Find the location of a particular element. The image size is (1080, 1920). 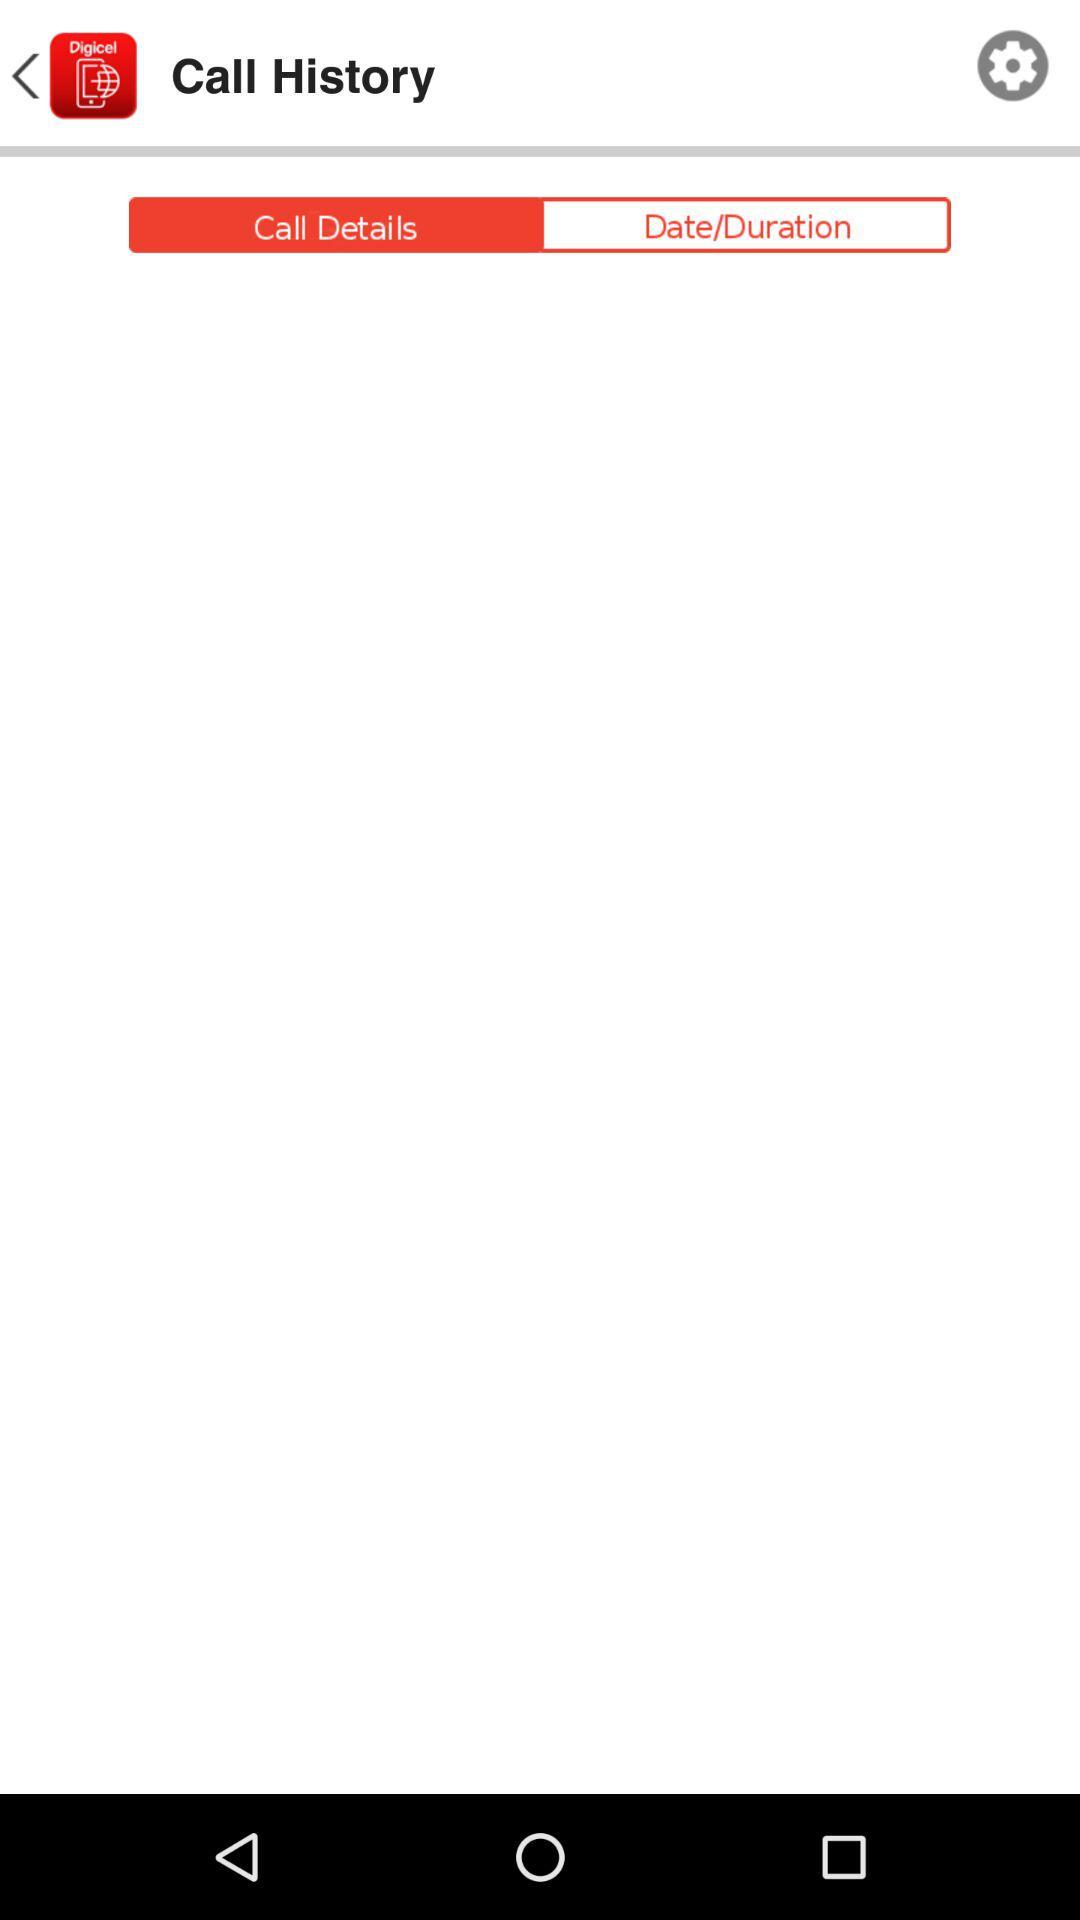

the item next to call history app is located at coordinates (1013, 66).